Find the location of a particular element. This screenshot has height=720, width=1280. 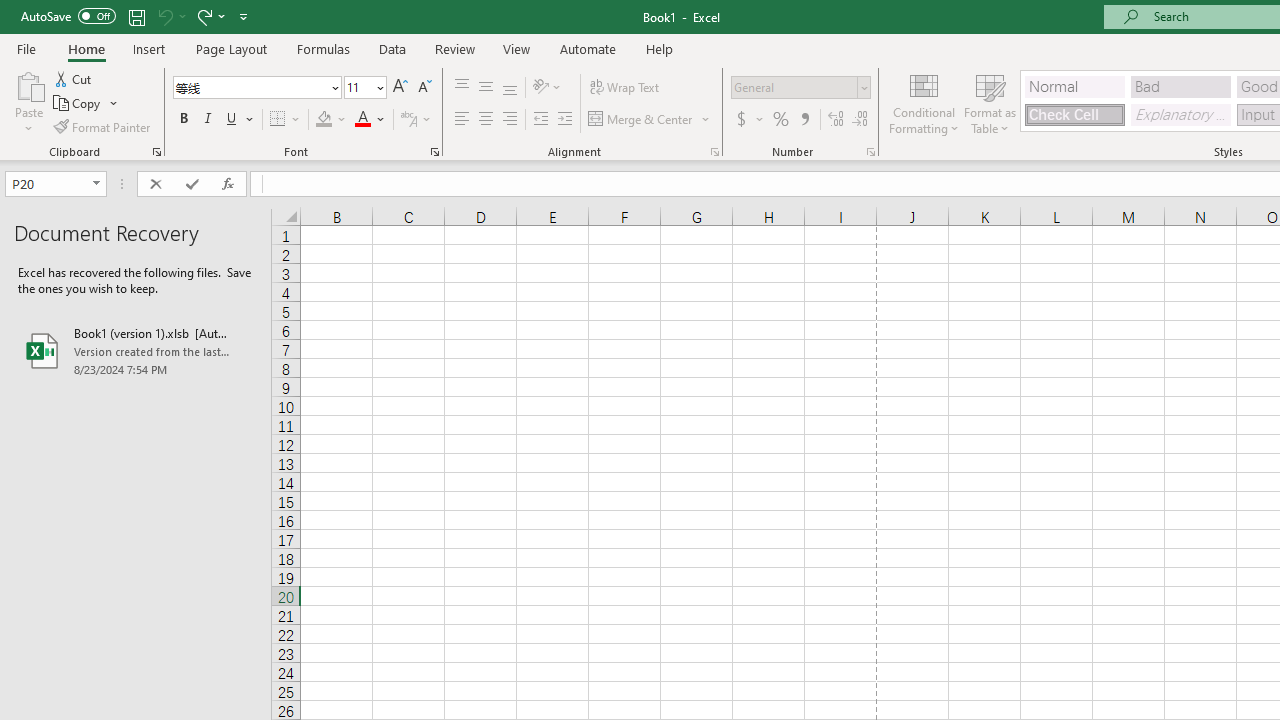

'Redo' is located at coordinates (209, 16).